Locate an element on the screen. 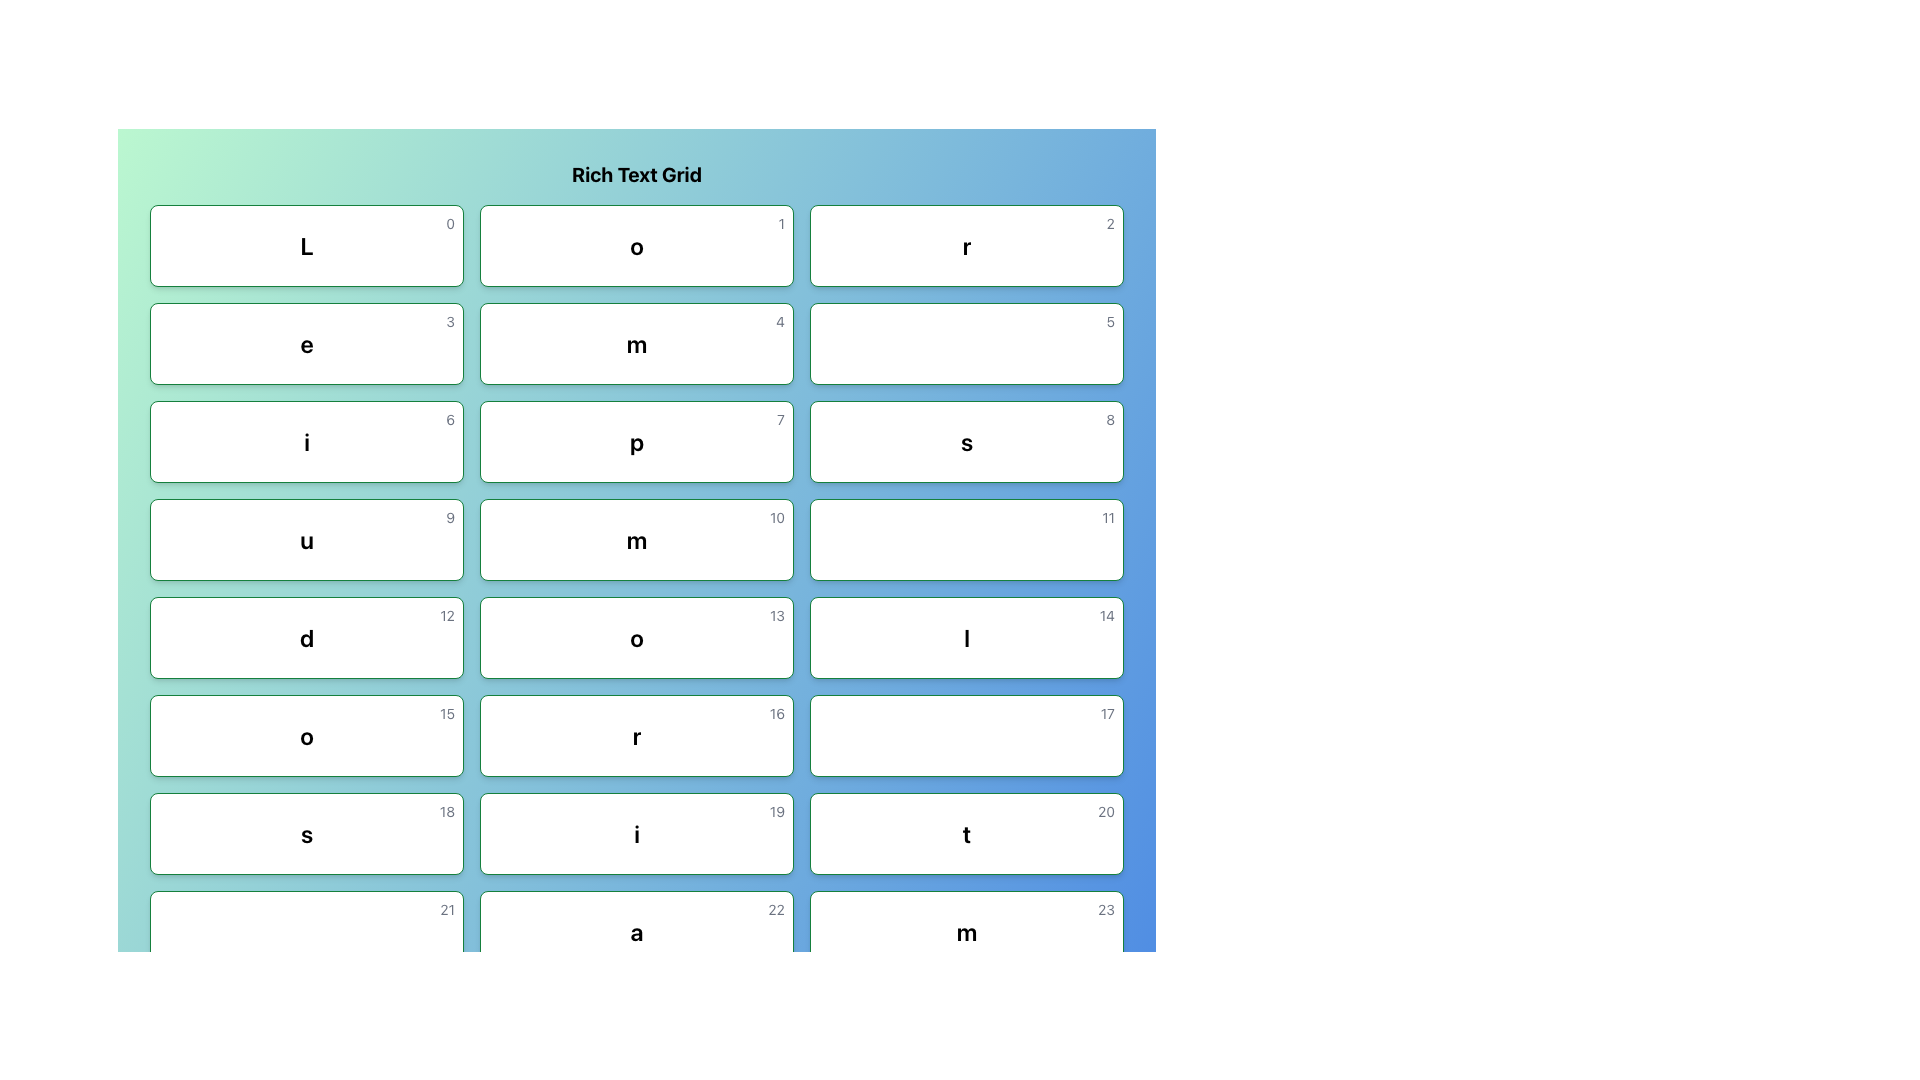  the grid cell located in the 8th row and 1st column, which is beneath the element labeled '21' and to the left of '25' is located at coordinates (306, 1029).